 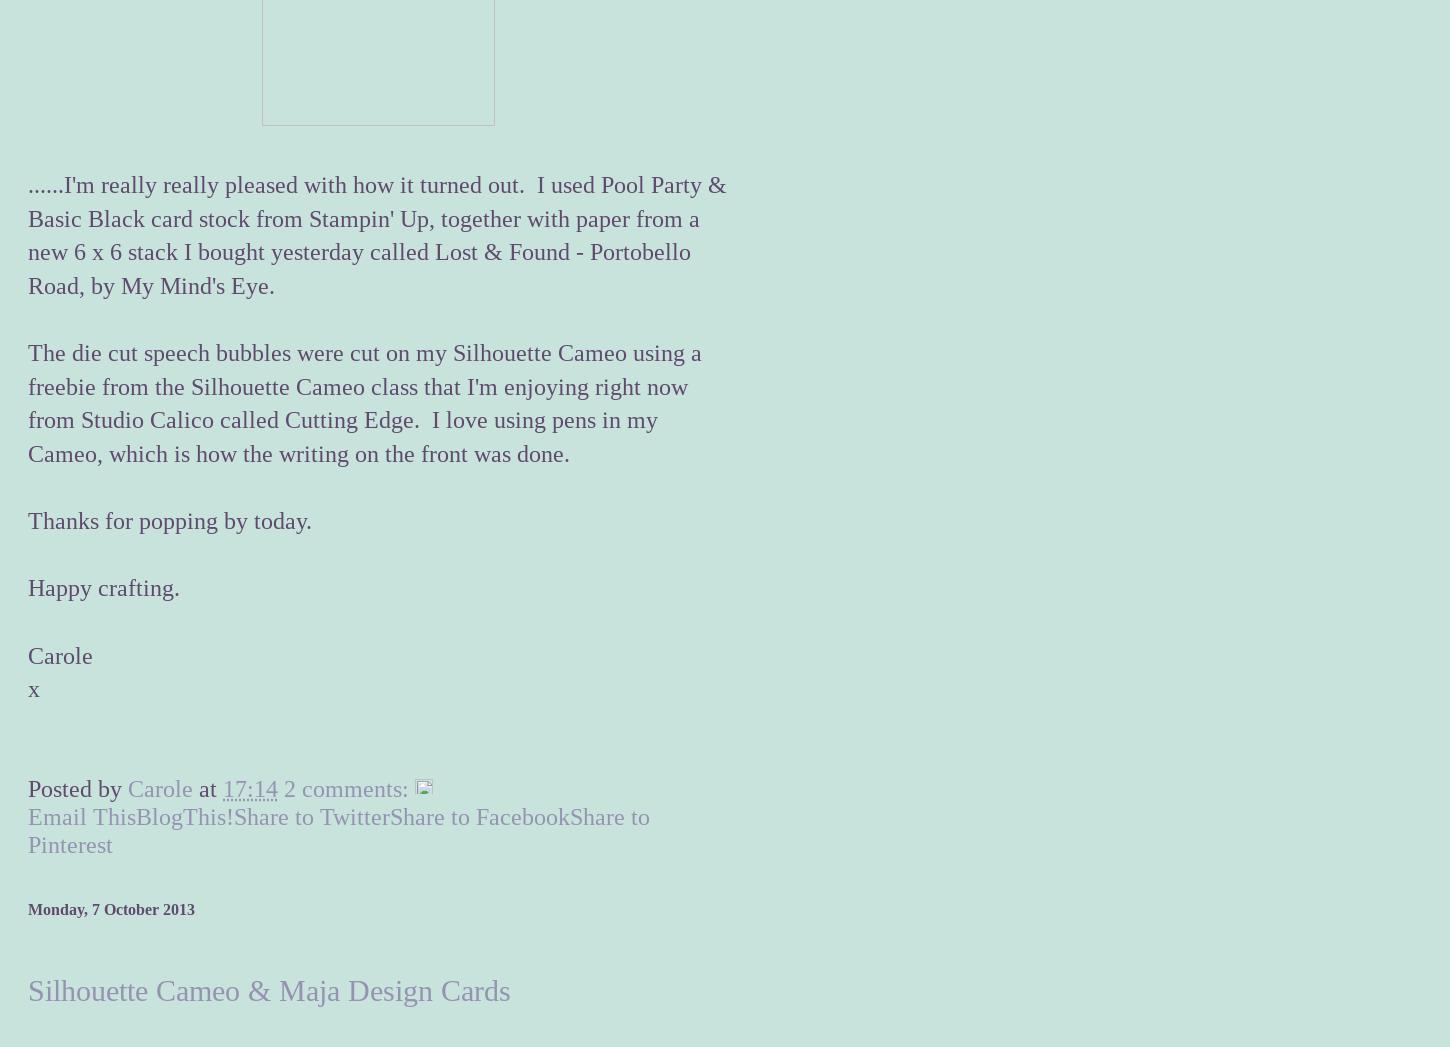 What do you see at coordinates (27, 402) in the screenshot?
I see `'The die cut speech bubbles were cut on my Silhouette Cameo using a freebie from the Silhouette Cameo class that I'm enjoying right now from Studio Calico called Cutting Edge.  I love using pens in my Cameo, which is how the writing on the front was done.'` at bounding box center [27, 402].